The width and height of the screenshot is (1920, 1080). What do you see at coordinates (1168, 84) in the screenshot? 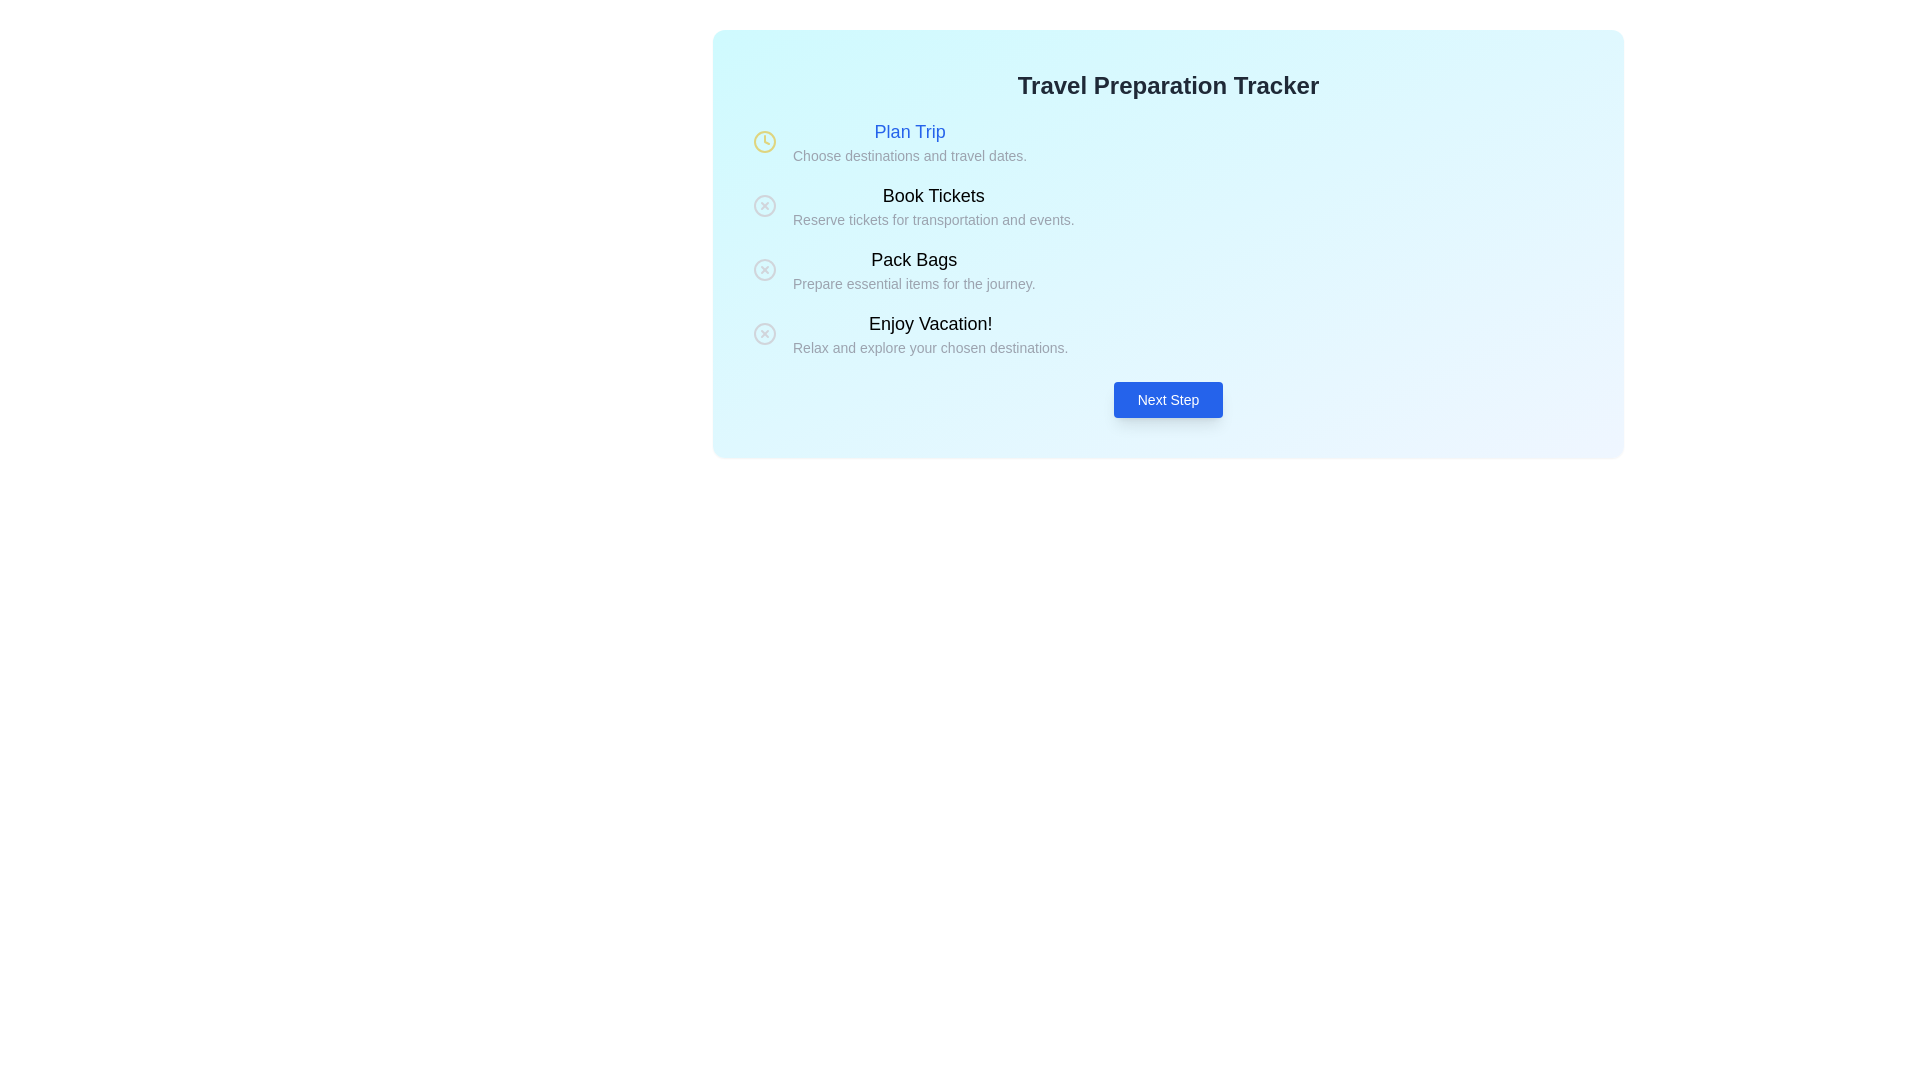
I see `the heading 'Travel Preparation Tracker'` at bounding box center [1168, 84].